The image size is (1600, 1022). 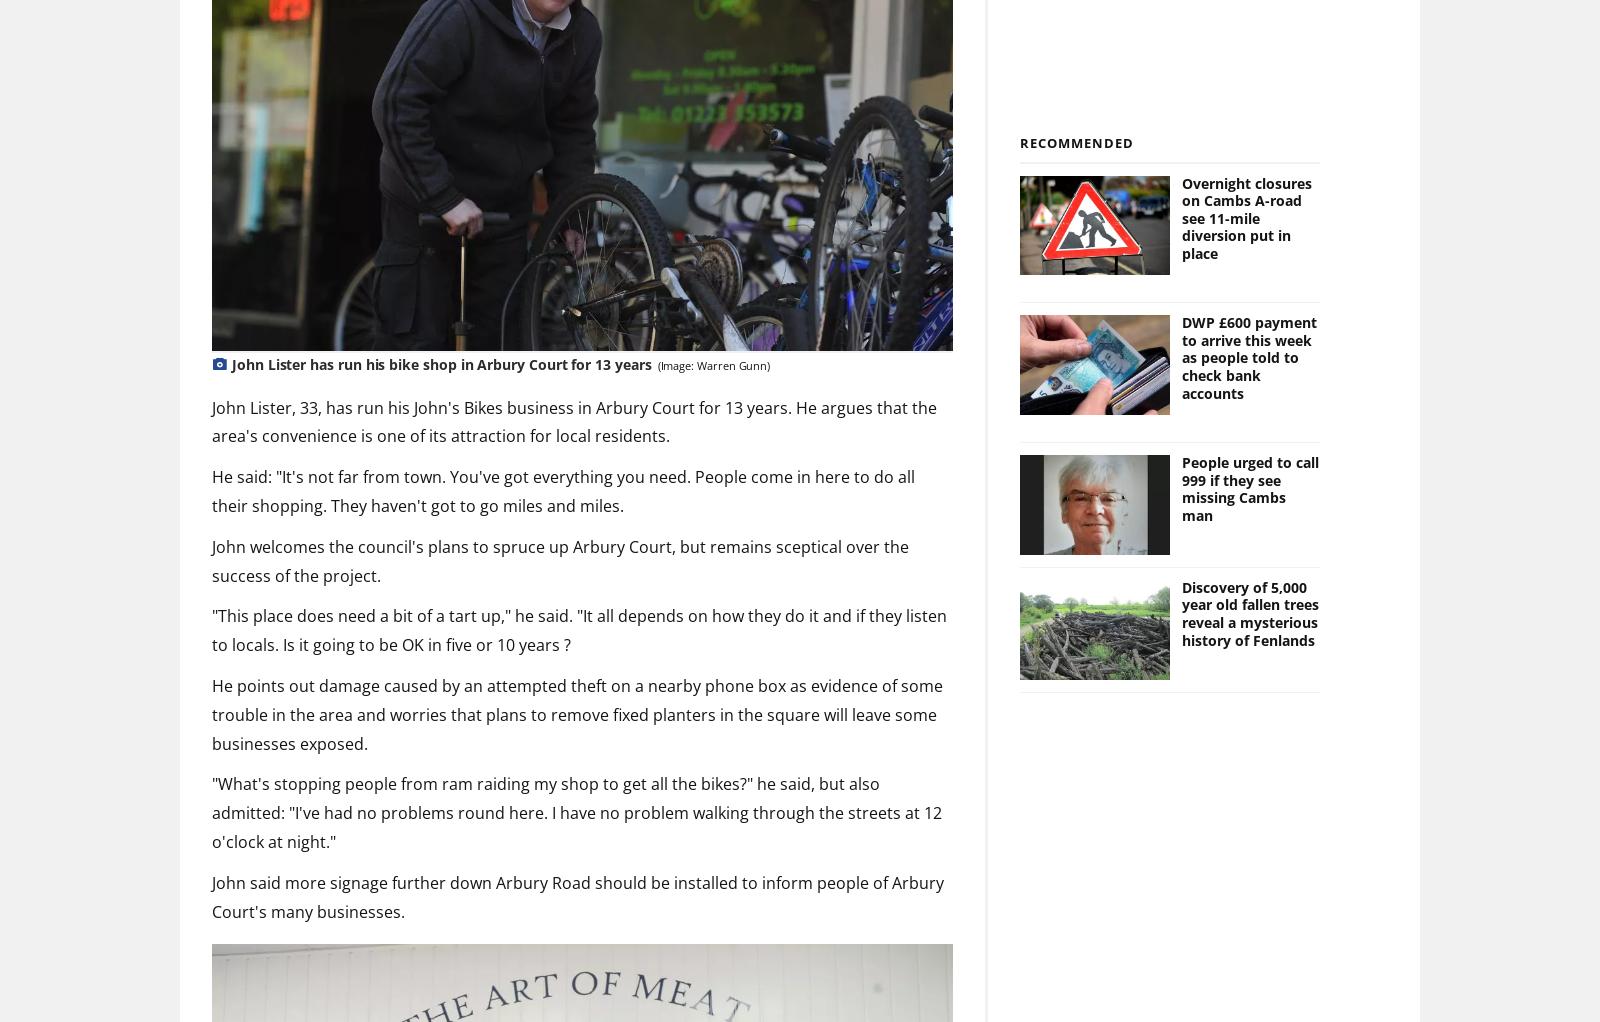 What do you see at coordinates (573, 421) in the screenshot?
I see `'John Lister, 33, has run his John's Bikes business in Arbury Court for 13 years. He argues that the area's convenience is one of its attraction for local residents.'` at bounding box center [573, 421].